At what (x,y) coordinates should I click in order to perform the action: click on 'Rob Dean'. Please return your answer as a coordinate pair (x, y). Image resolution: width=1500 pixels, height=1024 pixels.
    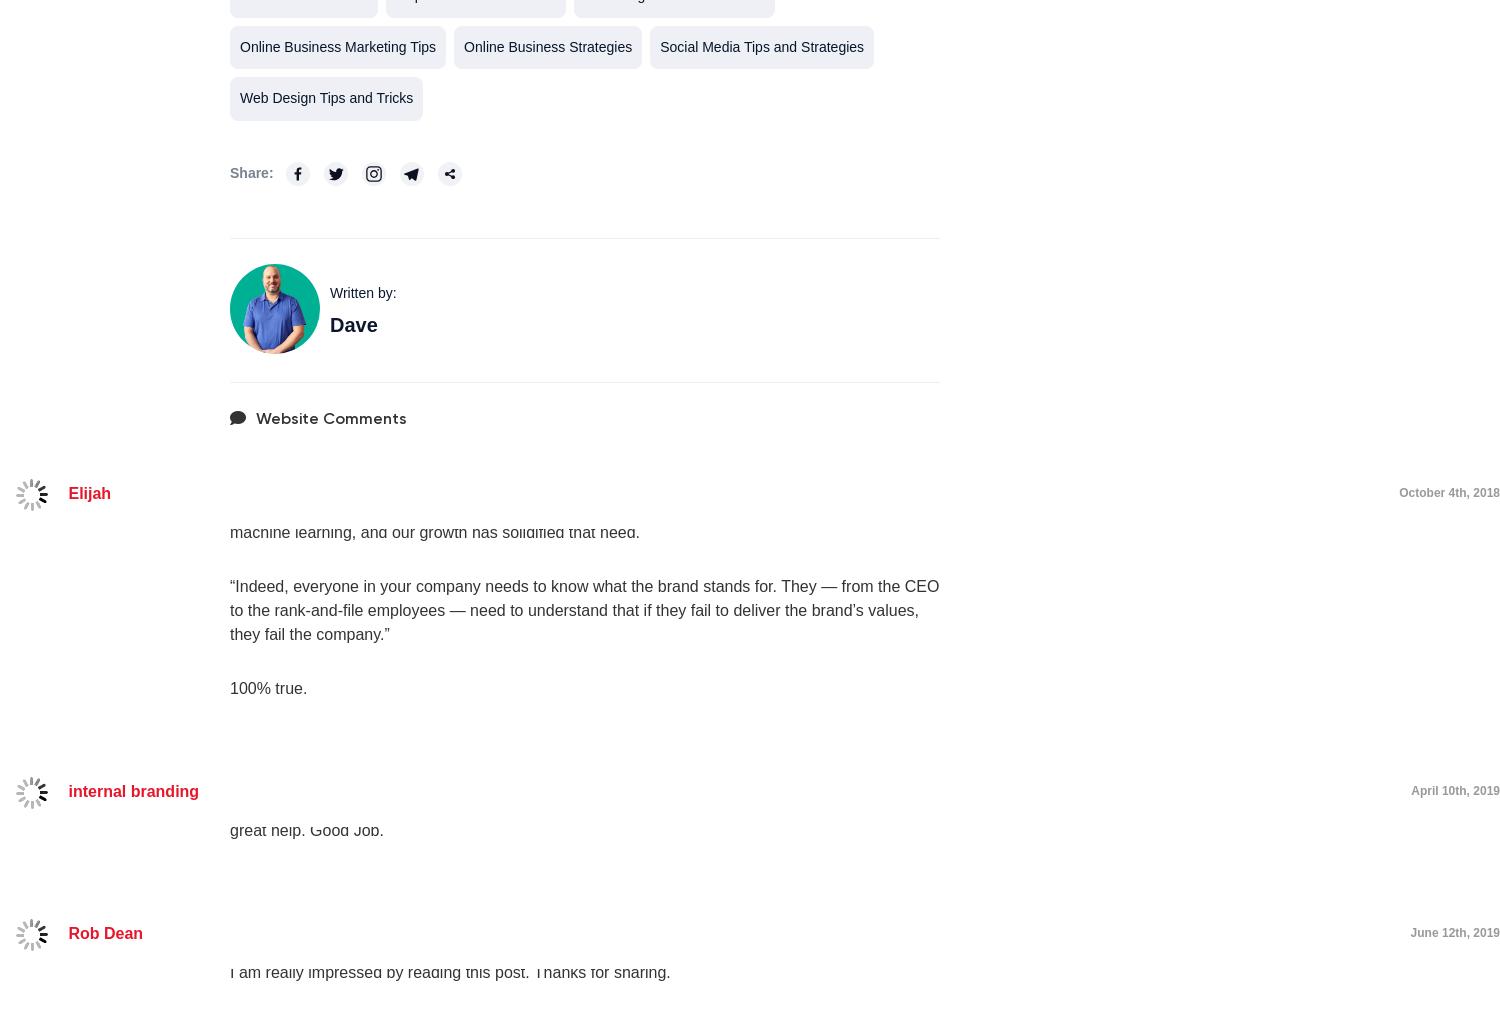
    Looking at the image, I should click on (66, 932).